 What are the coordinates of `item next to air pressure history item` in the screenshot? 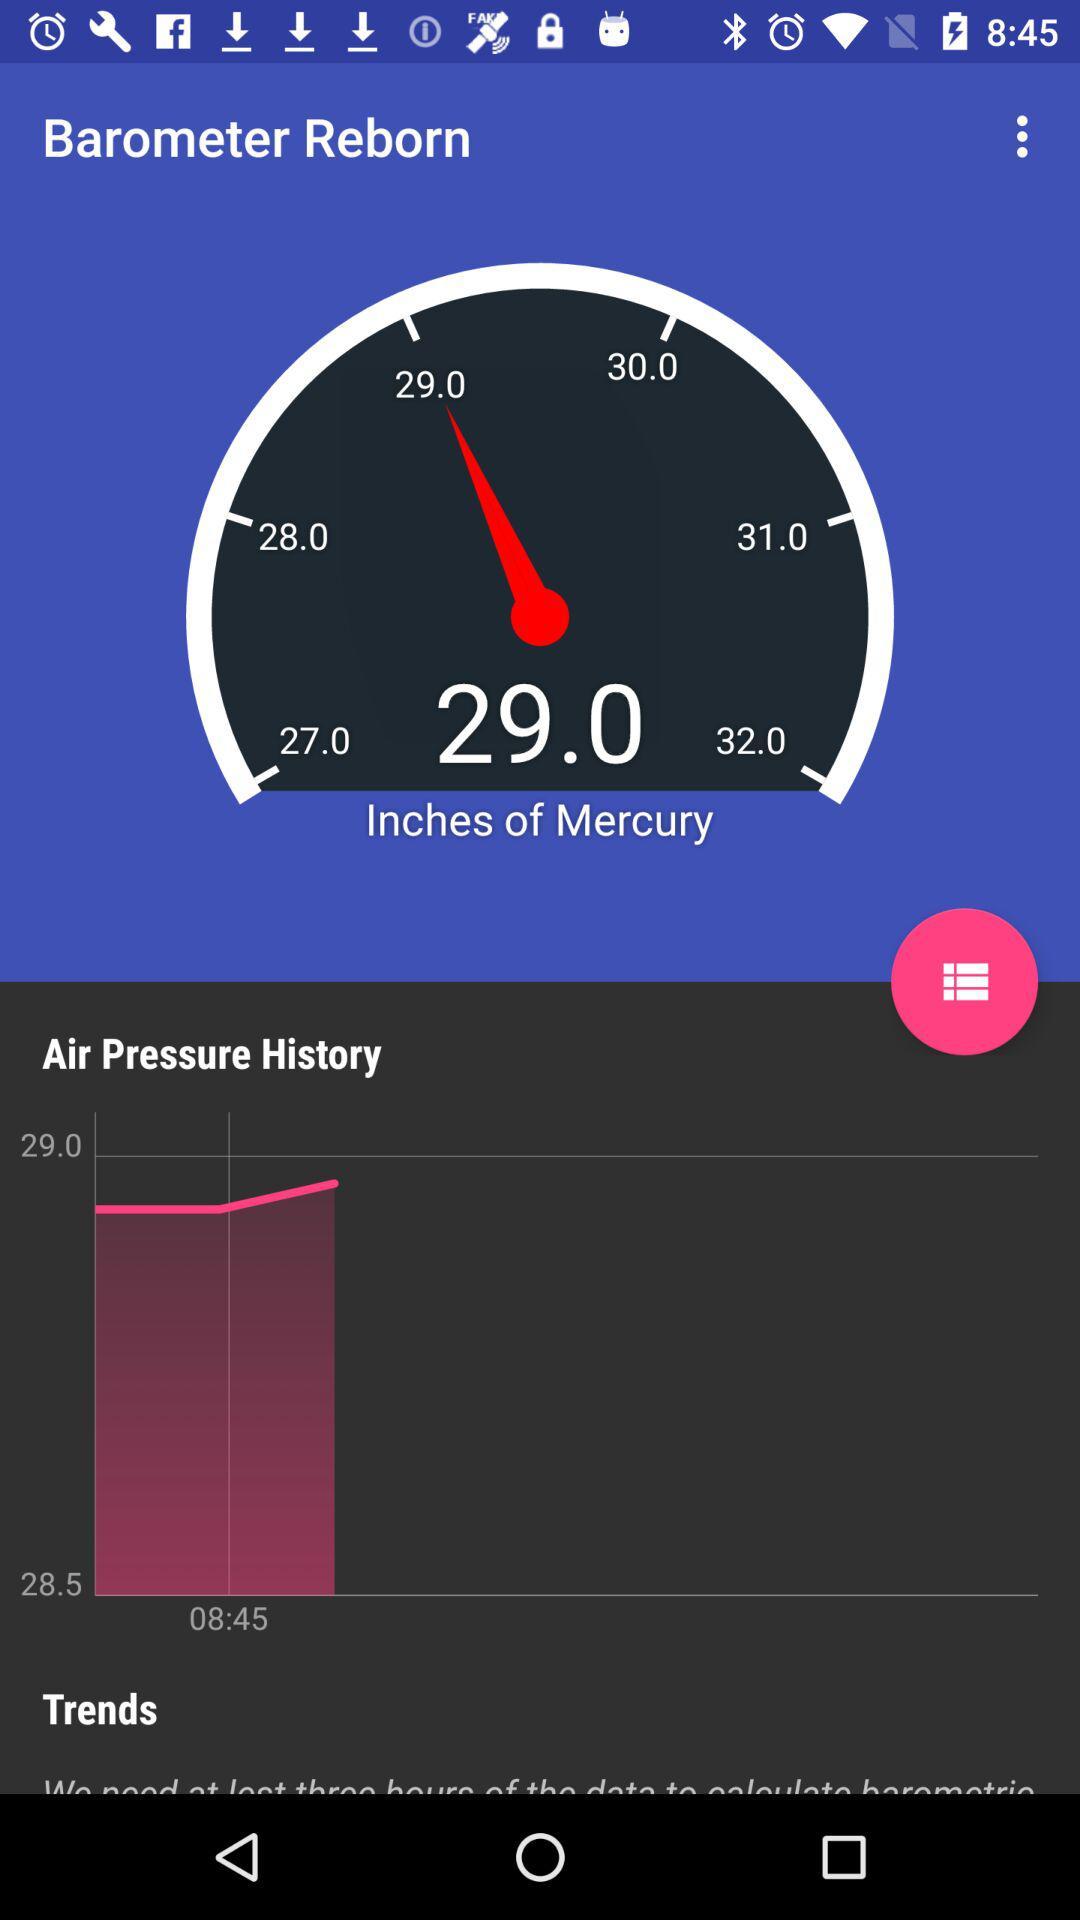 It's located at (963, 981).